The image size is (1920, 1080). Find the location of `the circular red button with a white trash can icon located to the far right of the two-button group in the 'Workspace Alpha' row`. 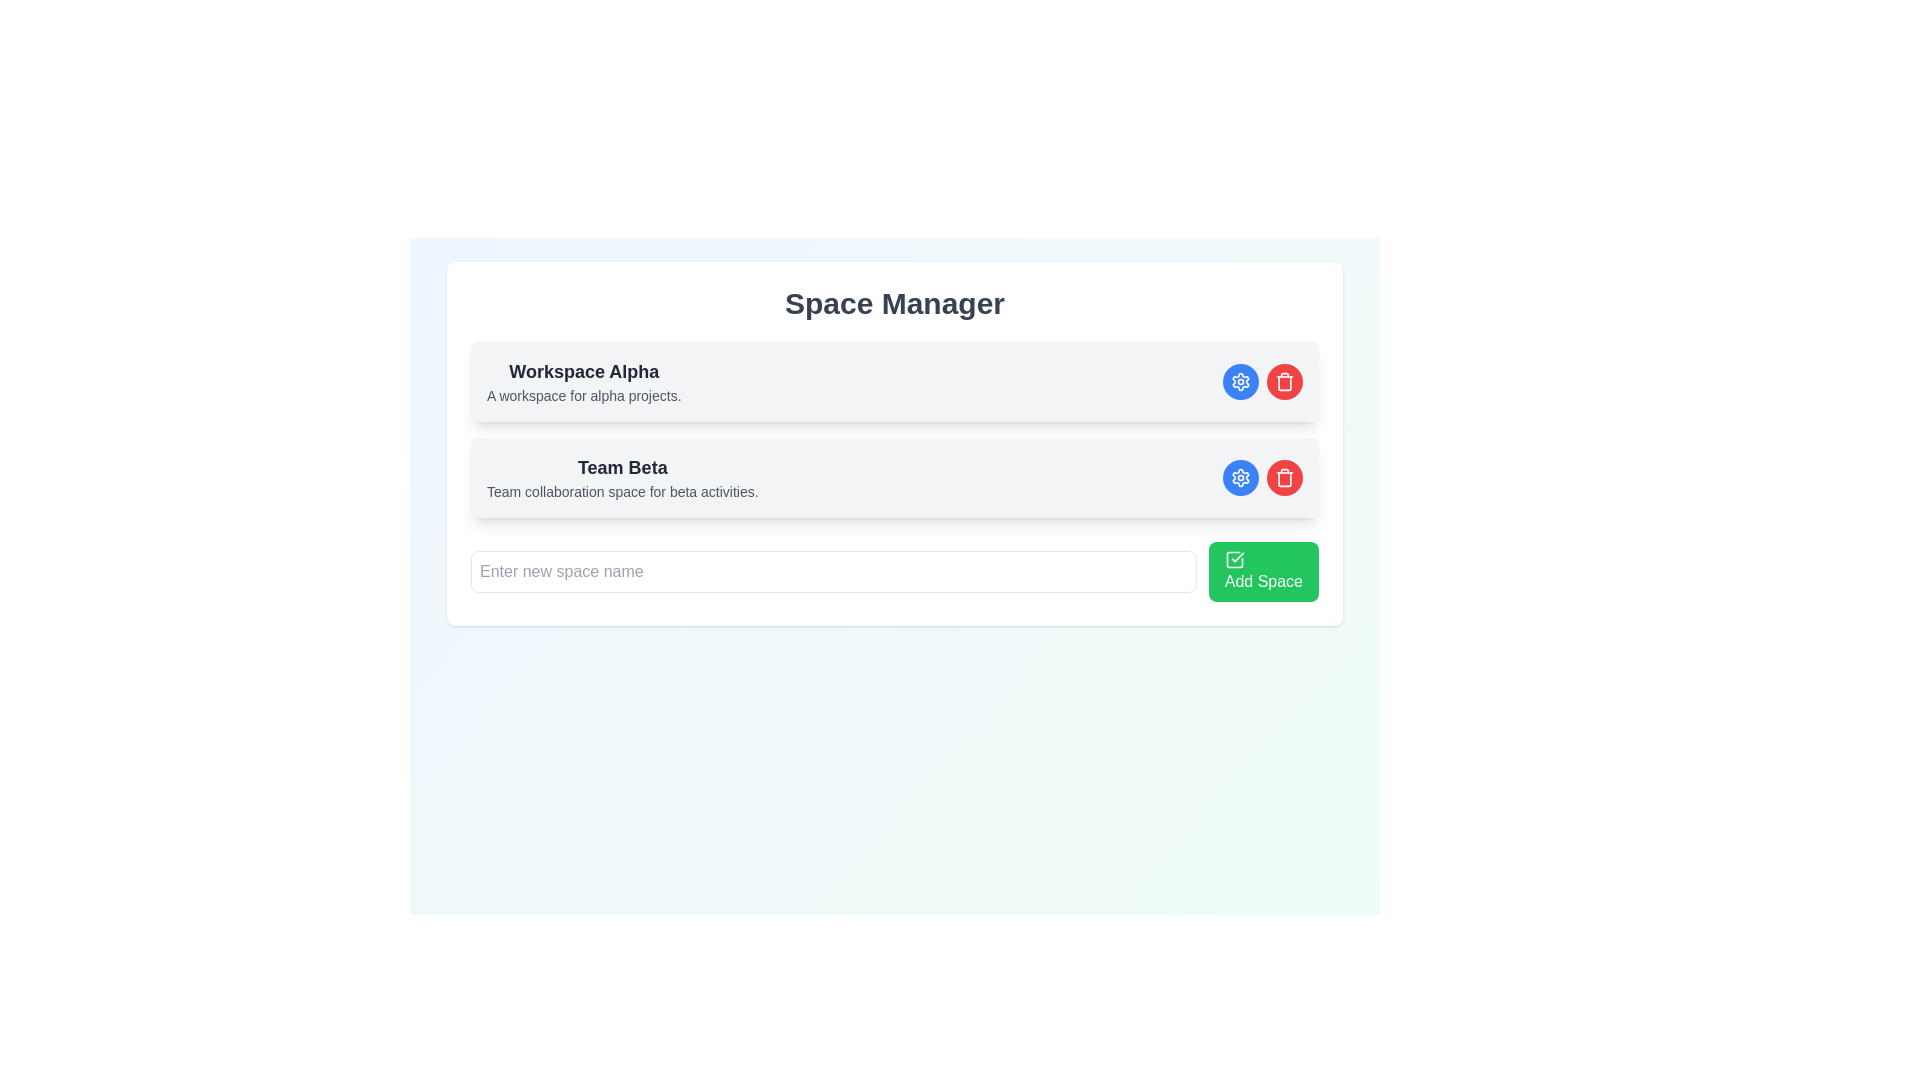

the circular red button with a white trash can icon located to the far right of the two-button group in the 'Workspace Alpha' row is located at coordinates (1285, 381).